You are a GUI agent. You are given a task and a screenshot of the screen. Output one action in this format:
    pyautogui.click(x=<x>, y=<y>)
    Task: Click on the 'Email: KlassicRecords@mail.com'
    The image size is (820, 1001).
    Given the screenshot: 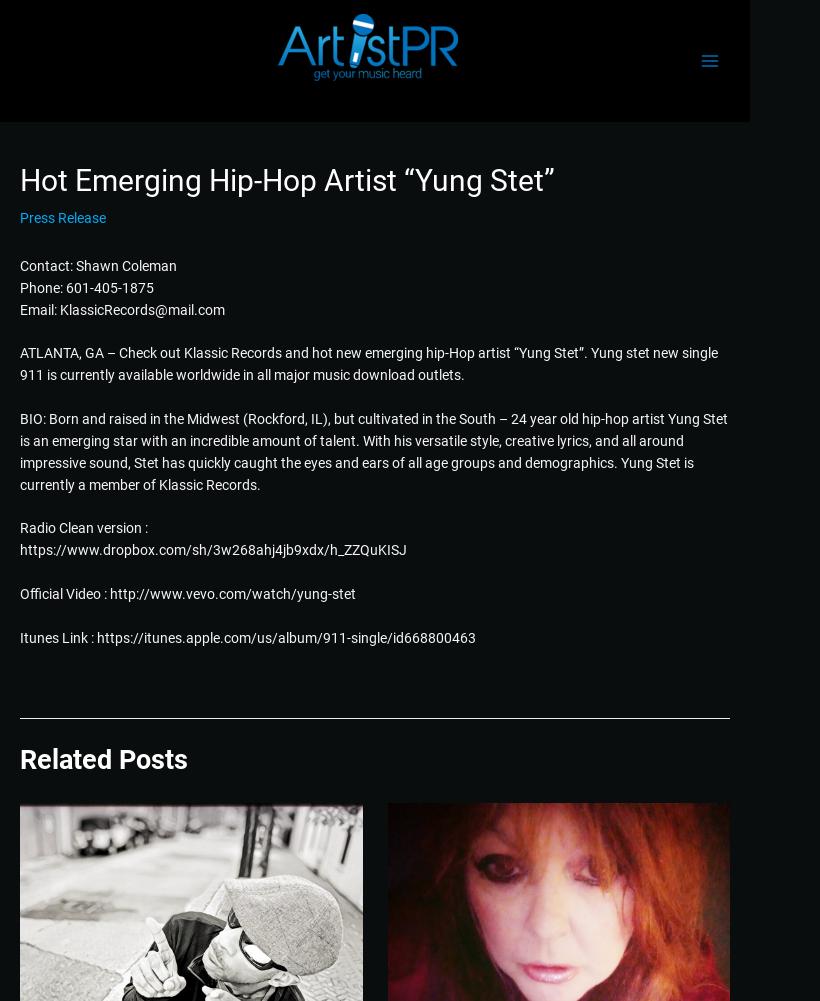 What is the action you would take?
    pyautogui.click(x=19, y=309)
    